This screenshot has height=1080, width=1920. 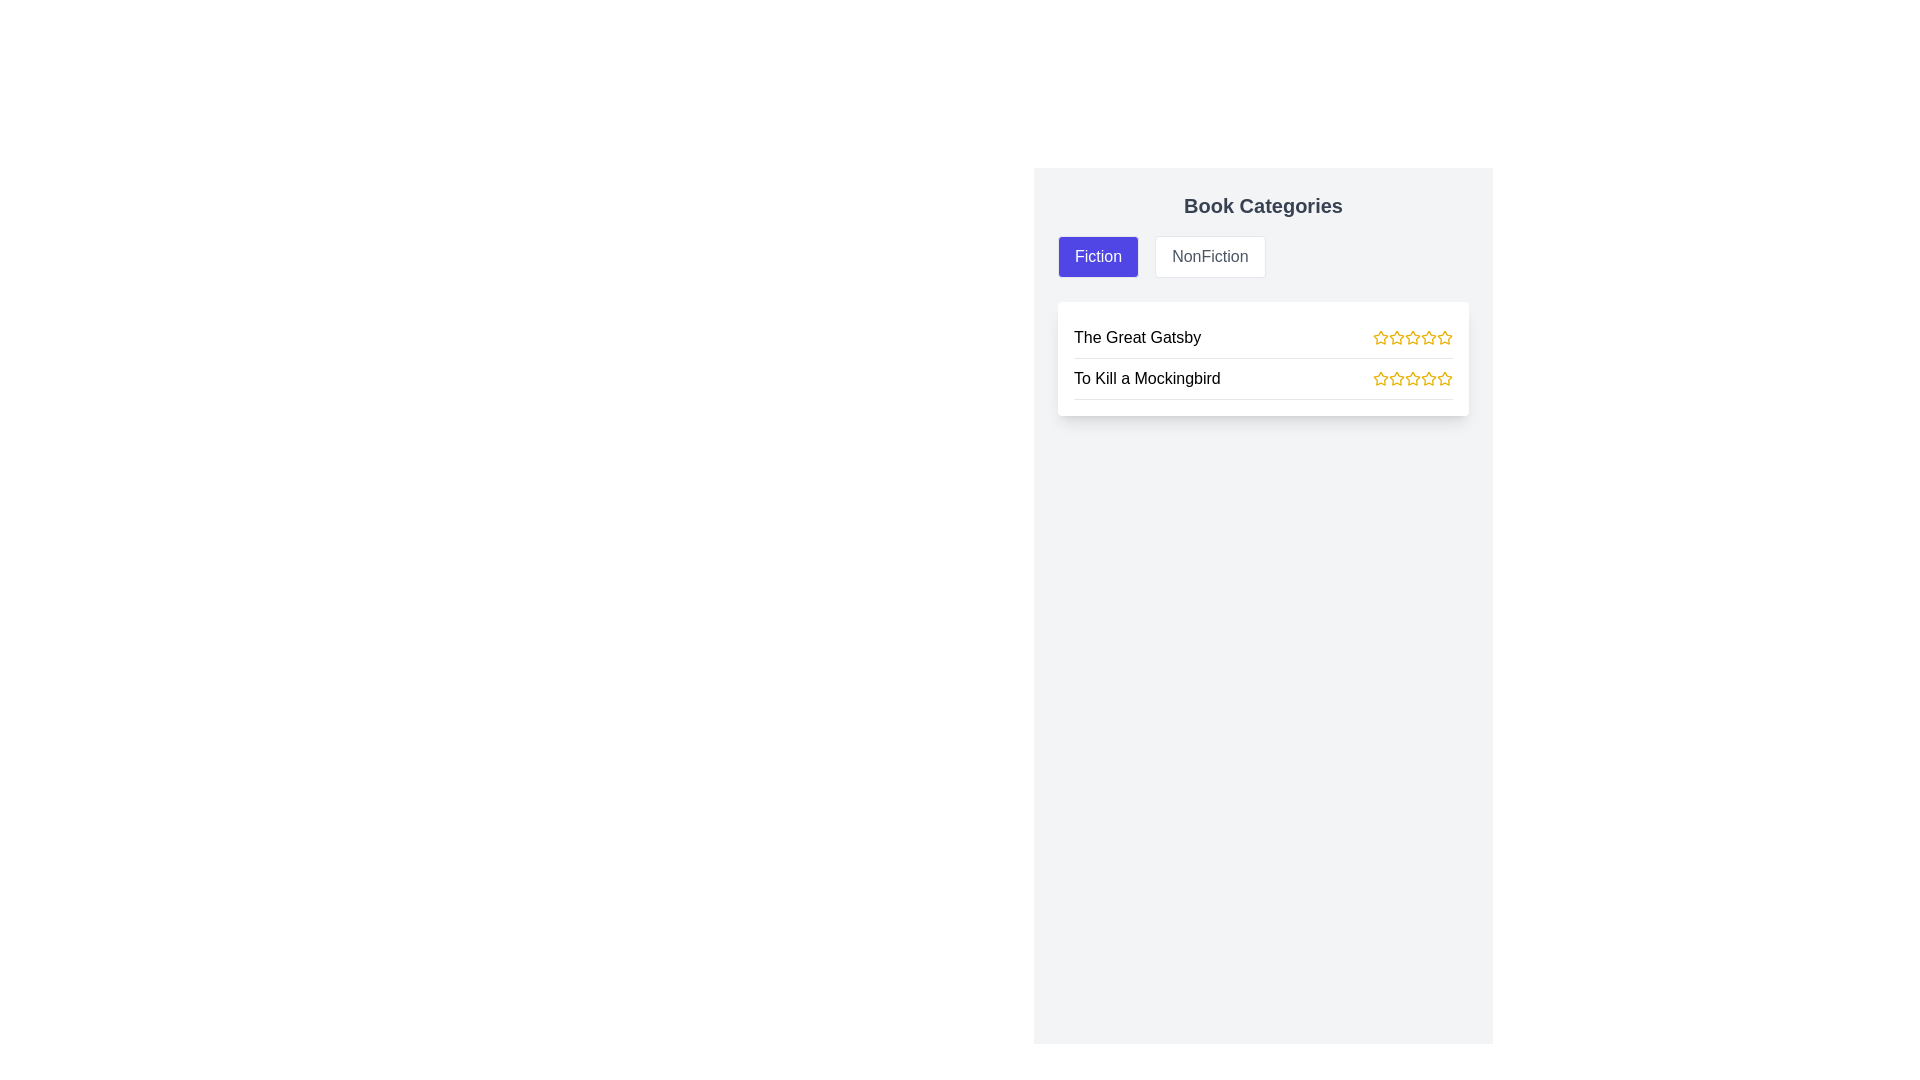 What do you see at coordinates (1411, 378) in the screenshot?
I see `the fourth rating star icon associated with the book 'To Kill a Mockingbird' for interaction` at bounding box center [1411, 378].